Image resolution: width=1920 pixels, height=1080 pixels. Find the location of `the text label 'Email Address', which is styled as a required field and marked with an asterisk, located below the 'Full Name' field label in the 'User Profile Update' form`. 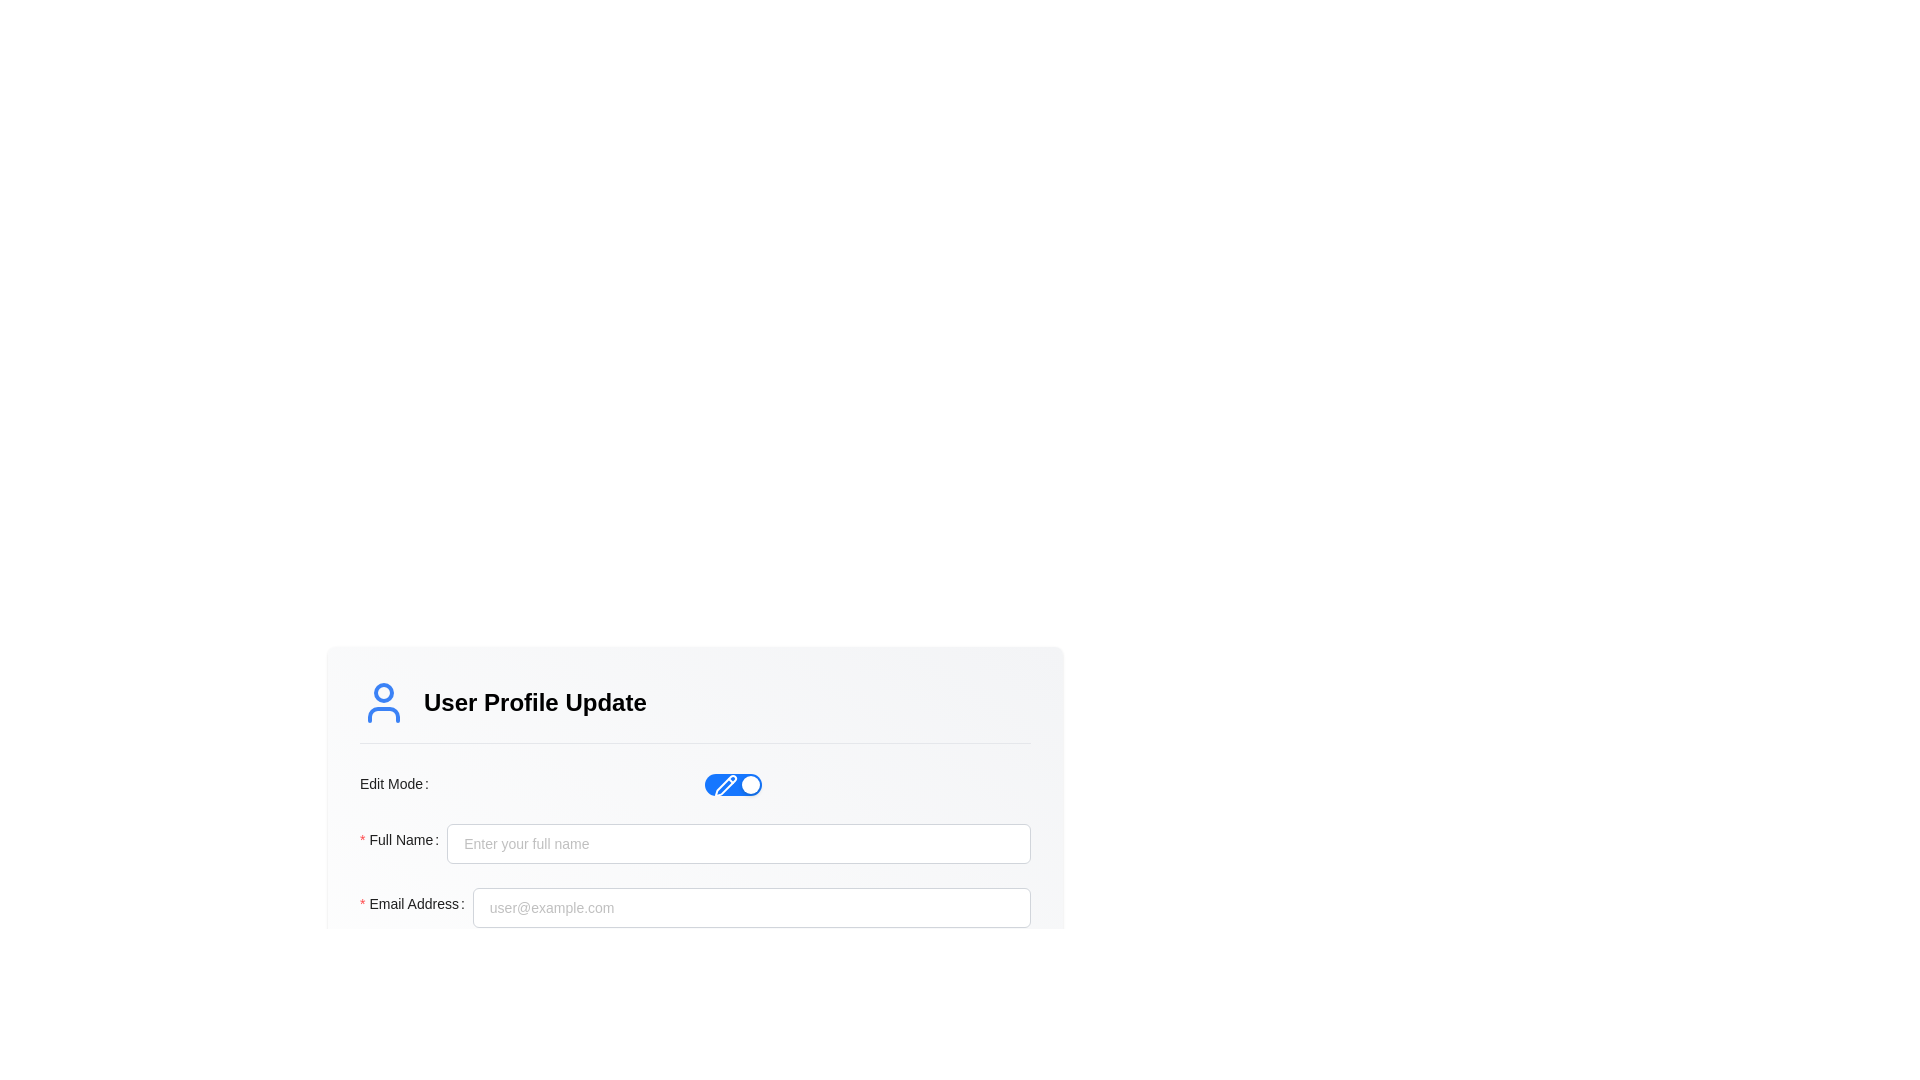

the text label 'Email Address', which is styled as a required field and marked with an asterisk, located below the 'Full Name' field label in the 'User Profile Update' form is located at coordinates (415, 903).